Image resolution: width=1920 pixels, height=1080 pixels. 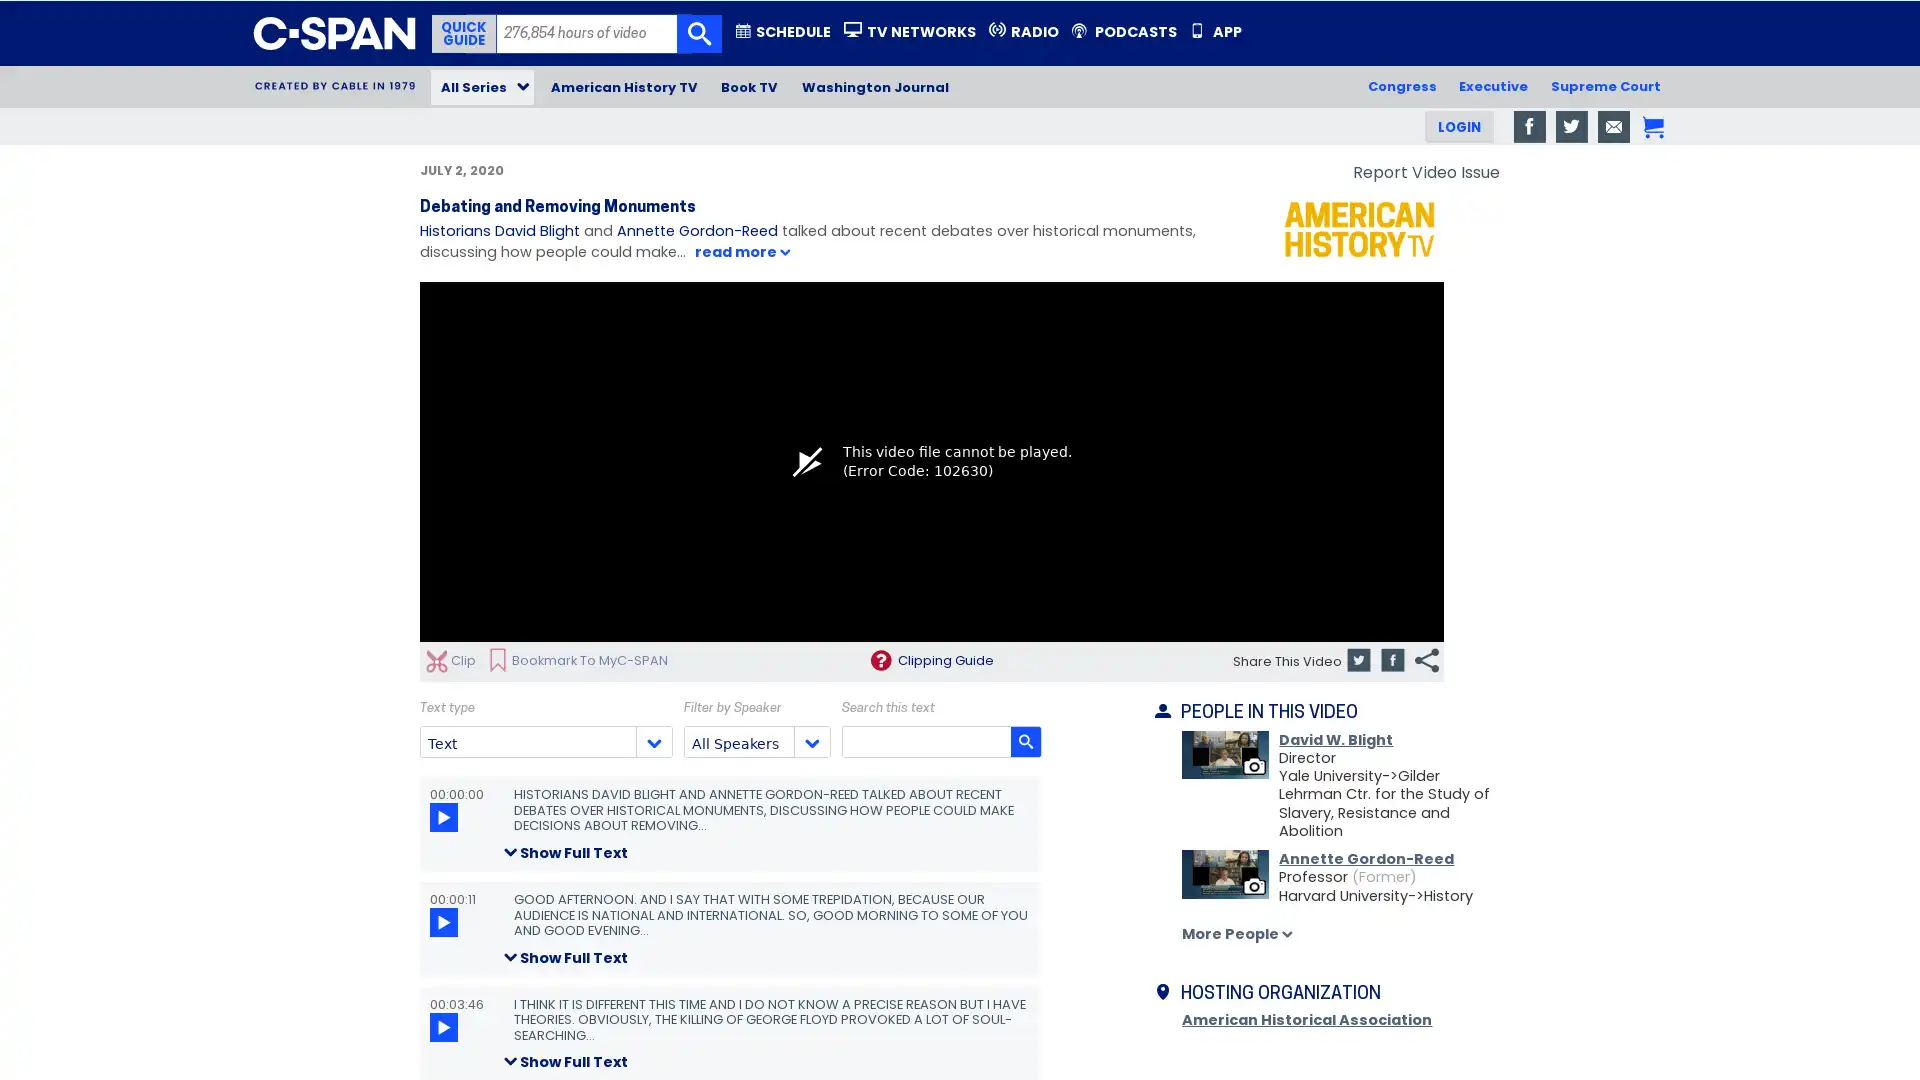 What do you see at coordinates (698, 34) in the screenshot?
I see `Search` at bounding box center [698, 34].